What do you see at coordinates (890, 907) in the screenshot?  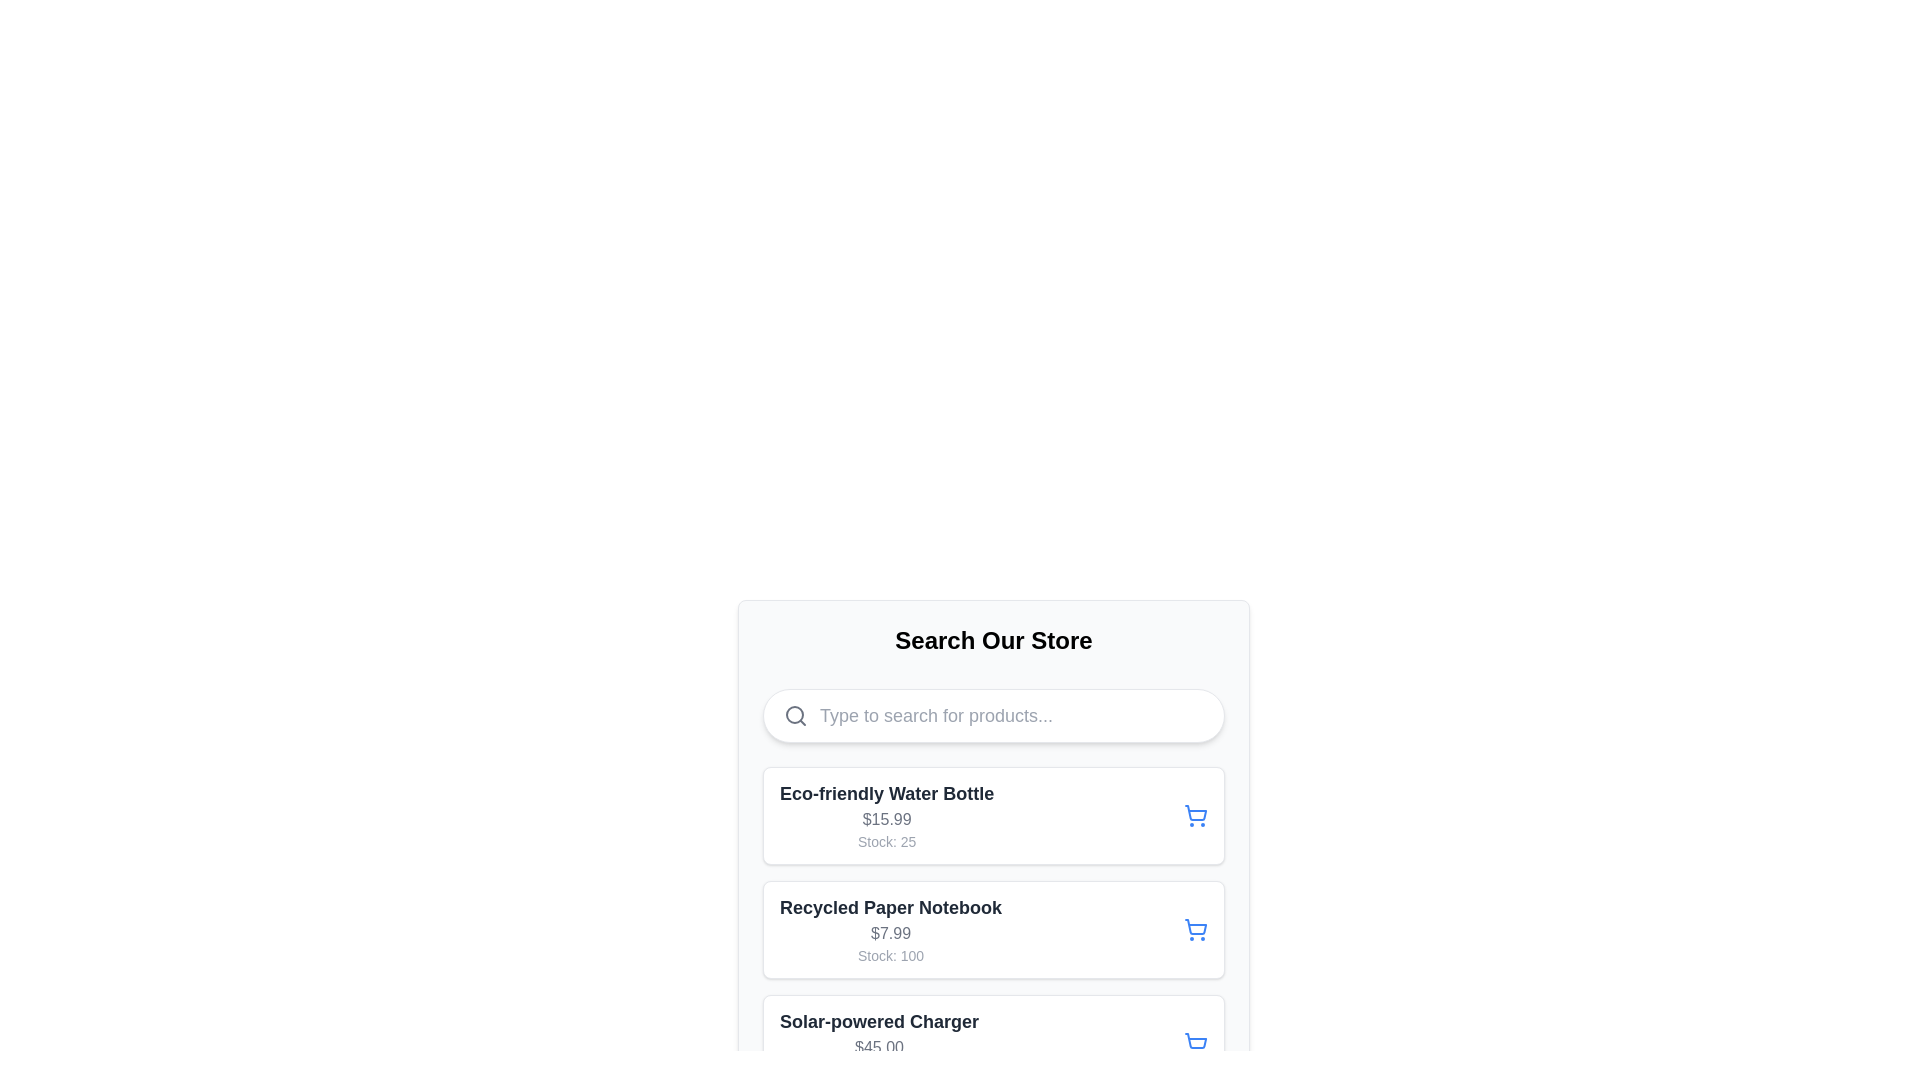 I see `the Text label that serves as the title or name of the product, located at the top of the product description block` at bounding box center [890, 907].